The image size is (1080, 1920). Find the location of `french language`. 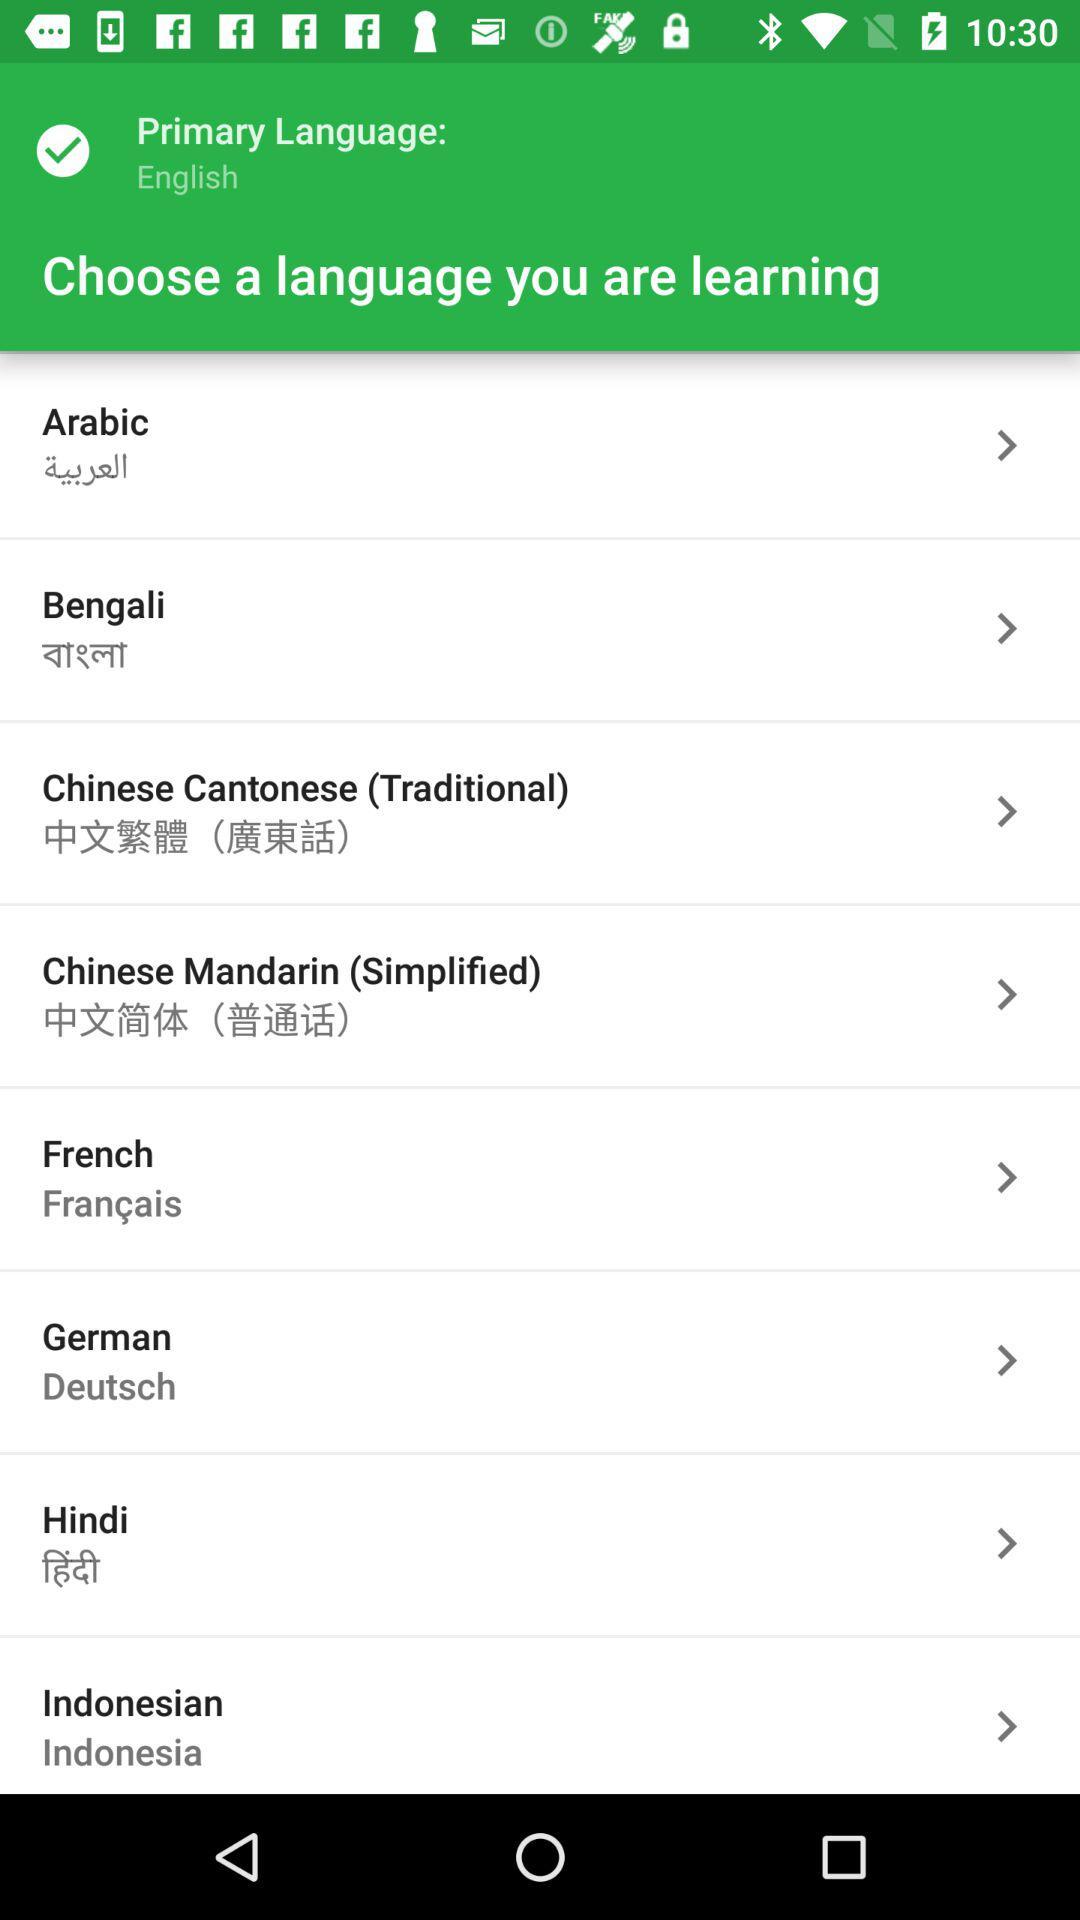

french language is located at coordinates (1017, 1177).